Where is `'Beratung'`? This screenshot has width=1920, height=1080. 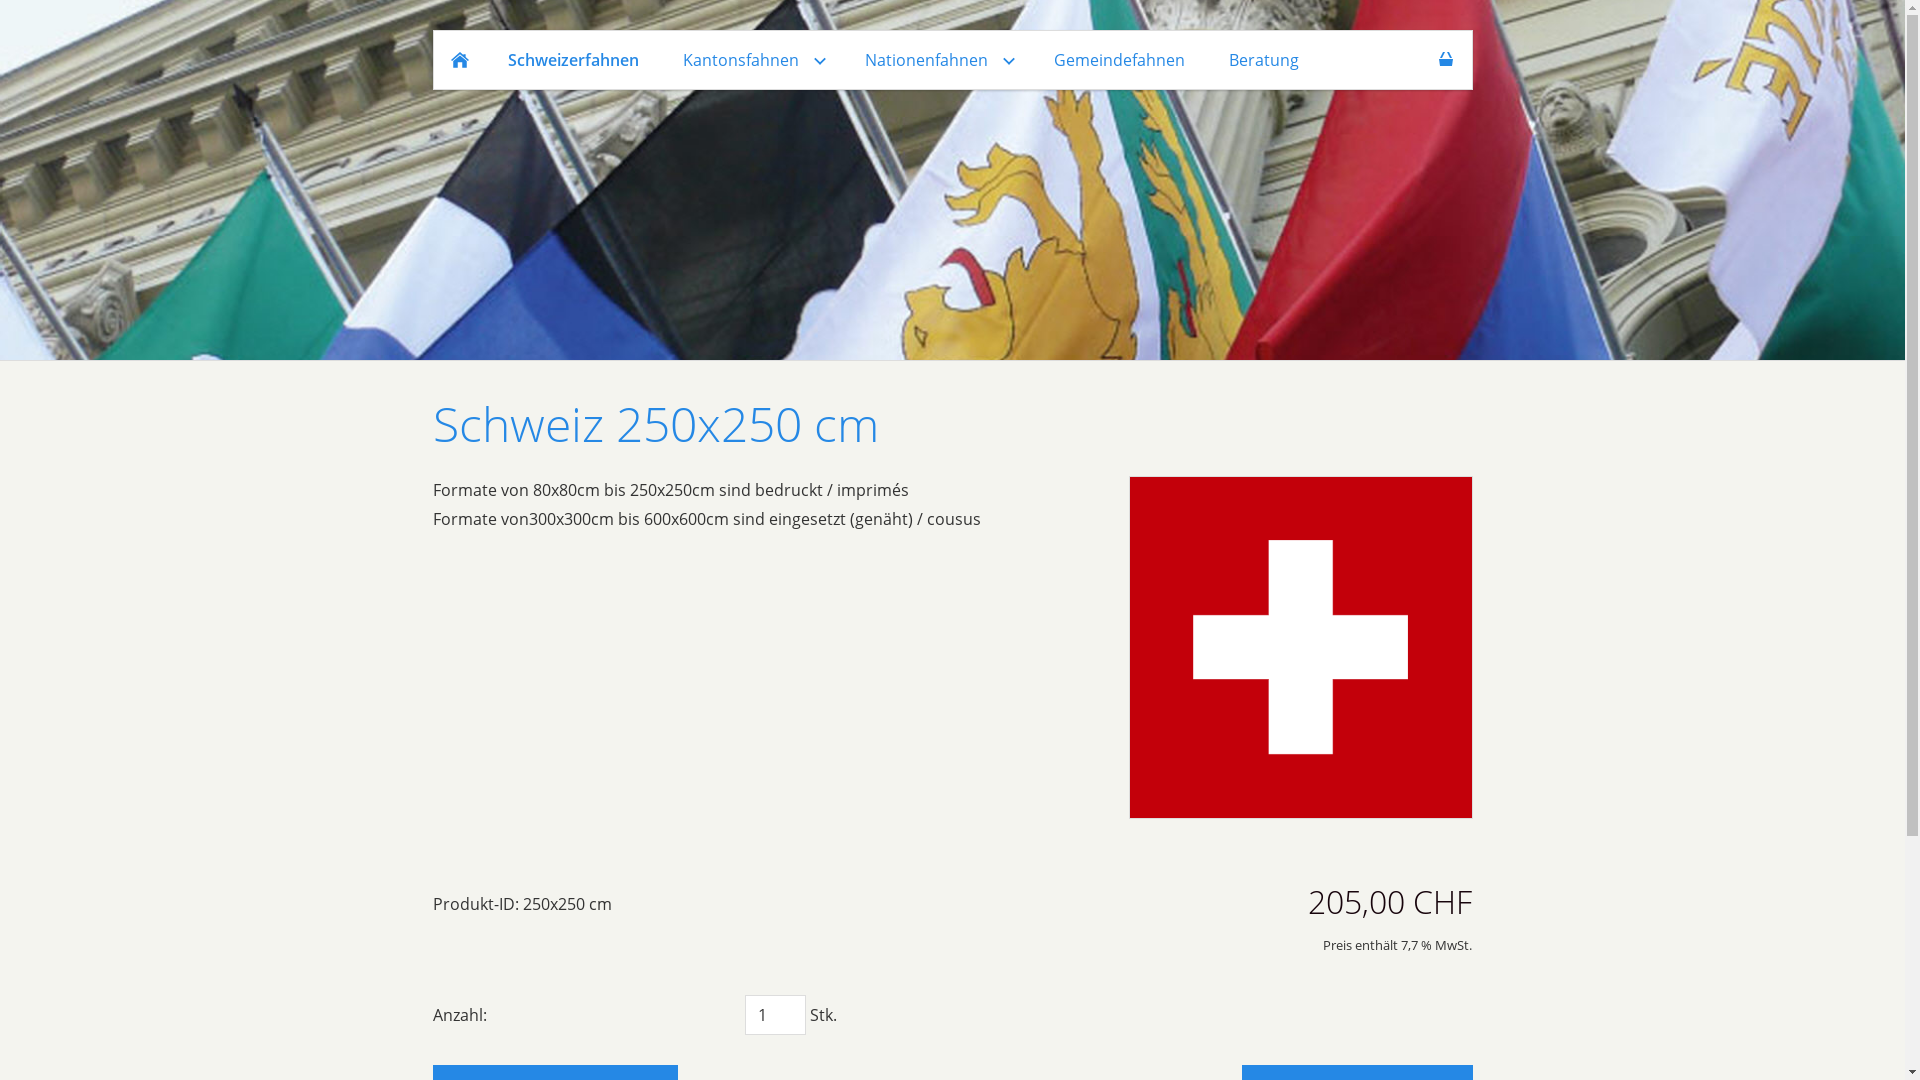
'Beratung' is located at coordinates (1261, 59).